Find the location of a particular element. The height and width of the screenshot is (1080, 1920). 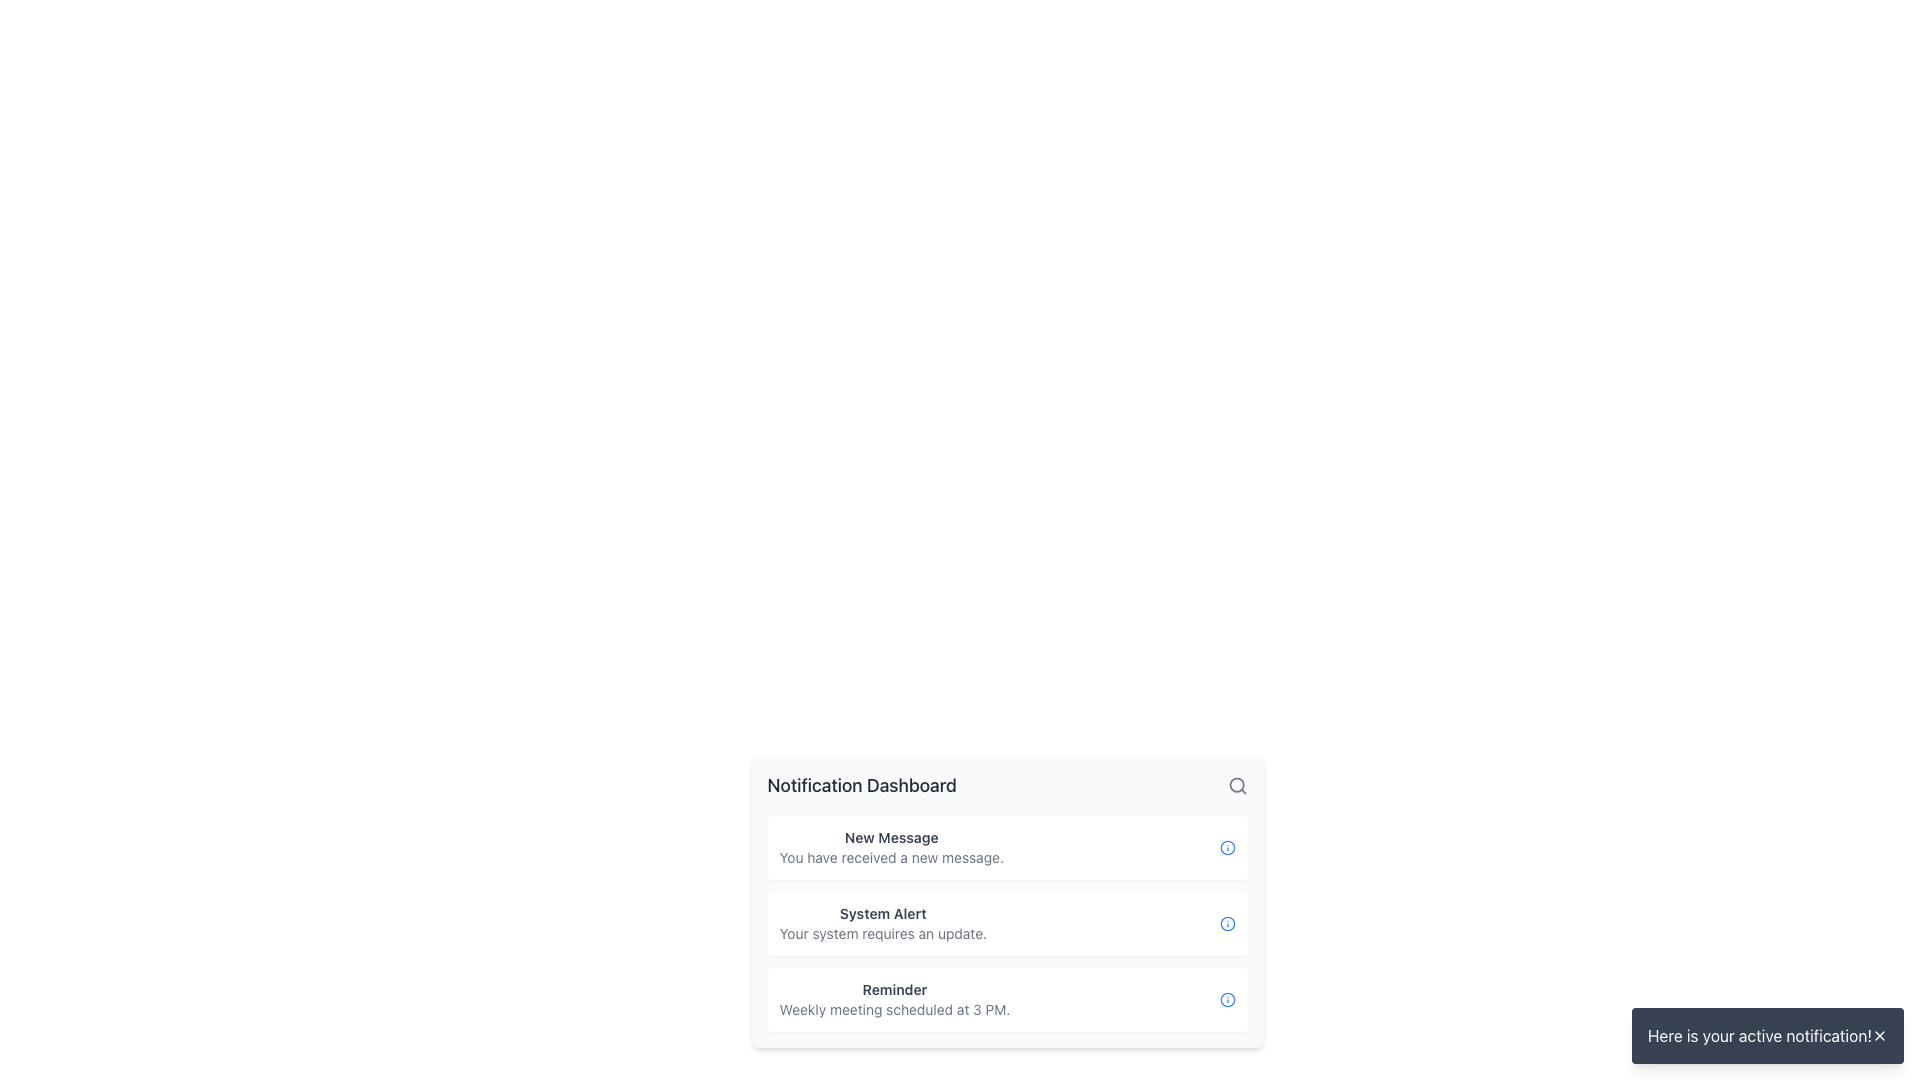

the first Notification Card in the Notification Dashboard is located at coordinates (890, 848).